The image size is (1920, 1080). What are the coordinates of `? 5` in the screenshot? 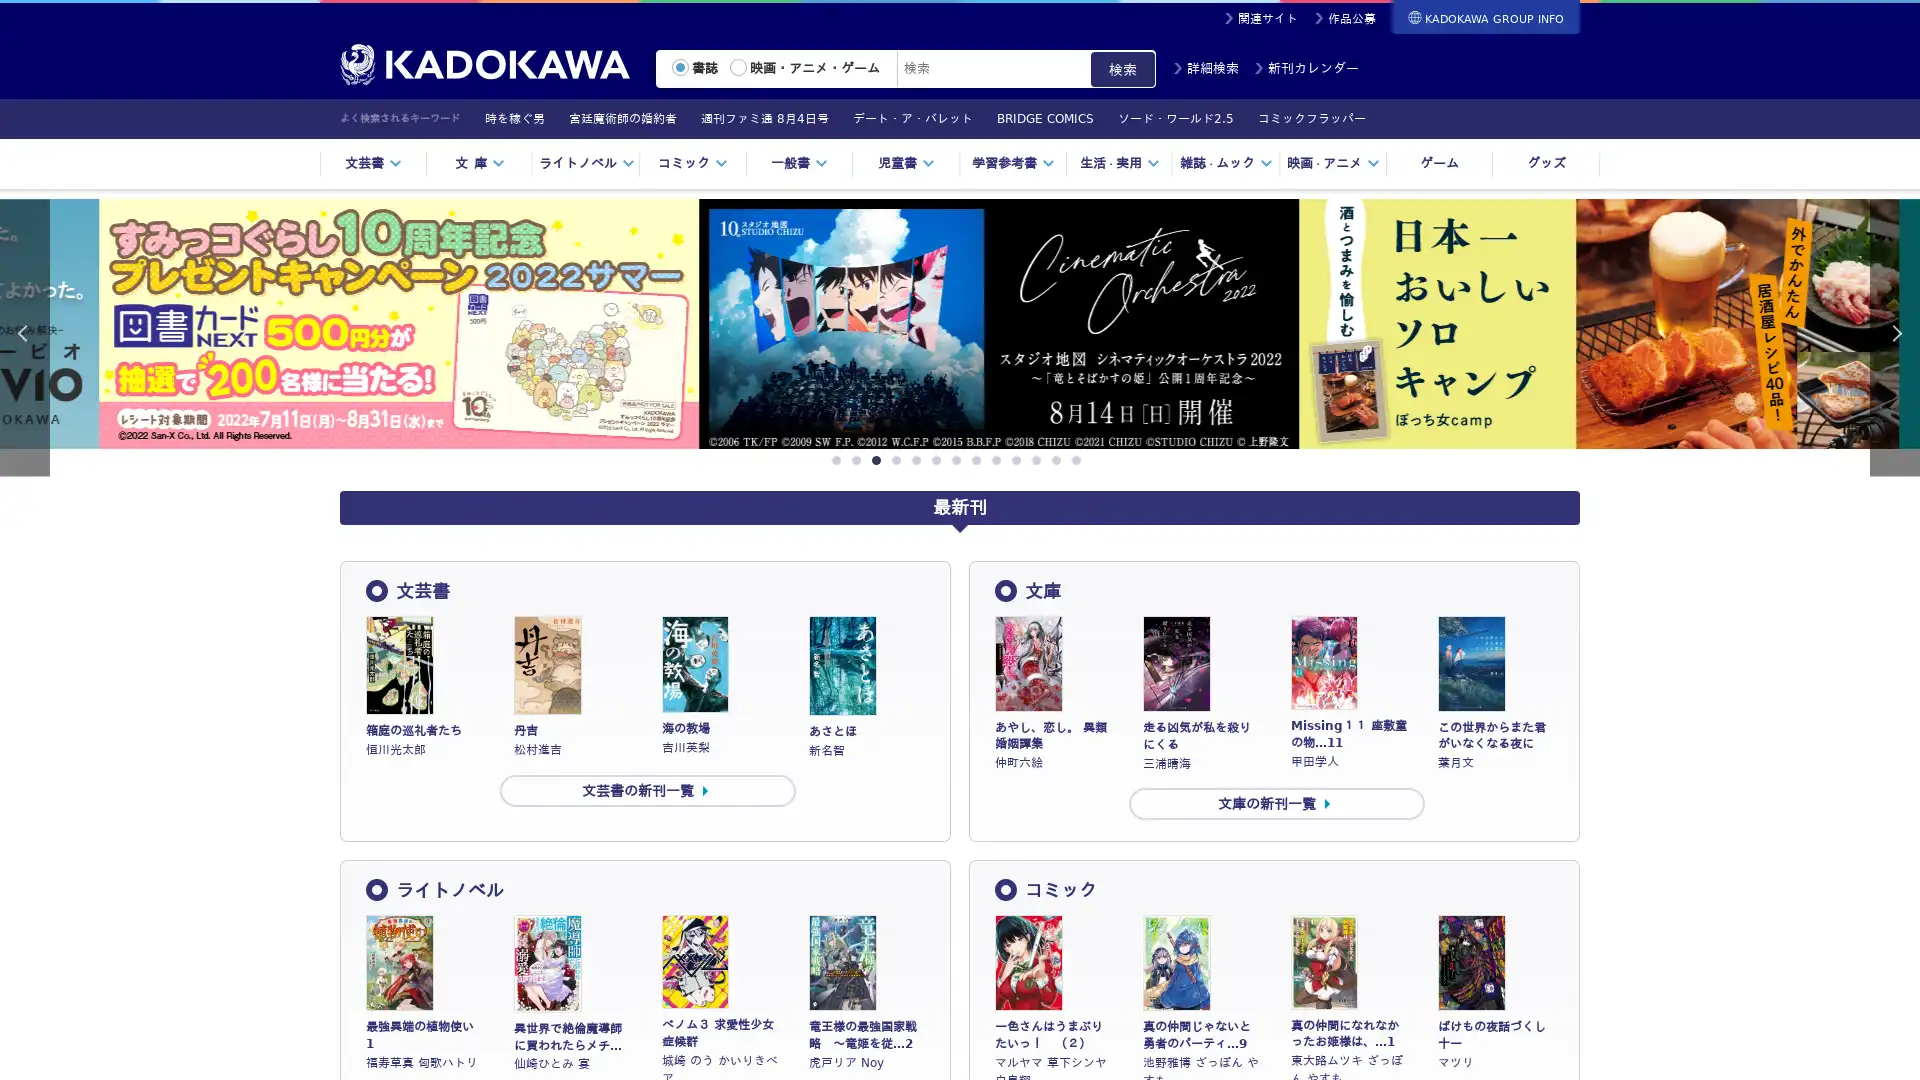 It's located at (1040, 150).